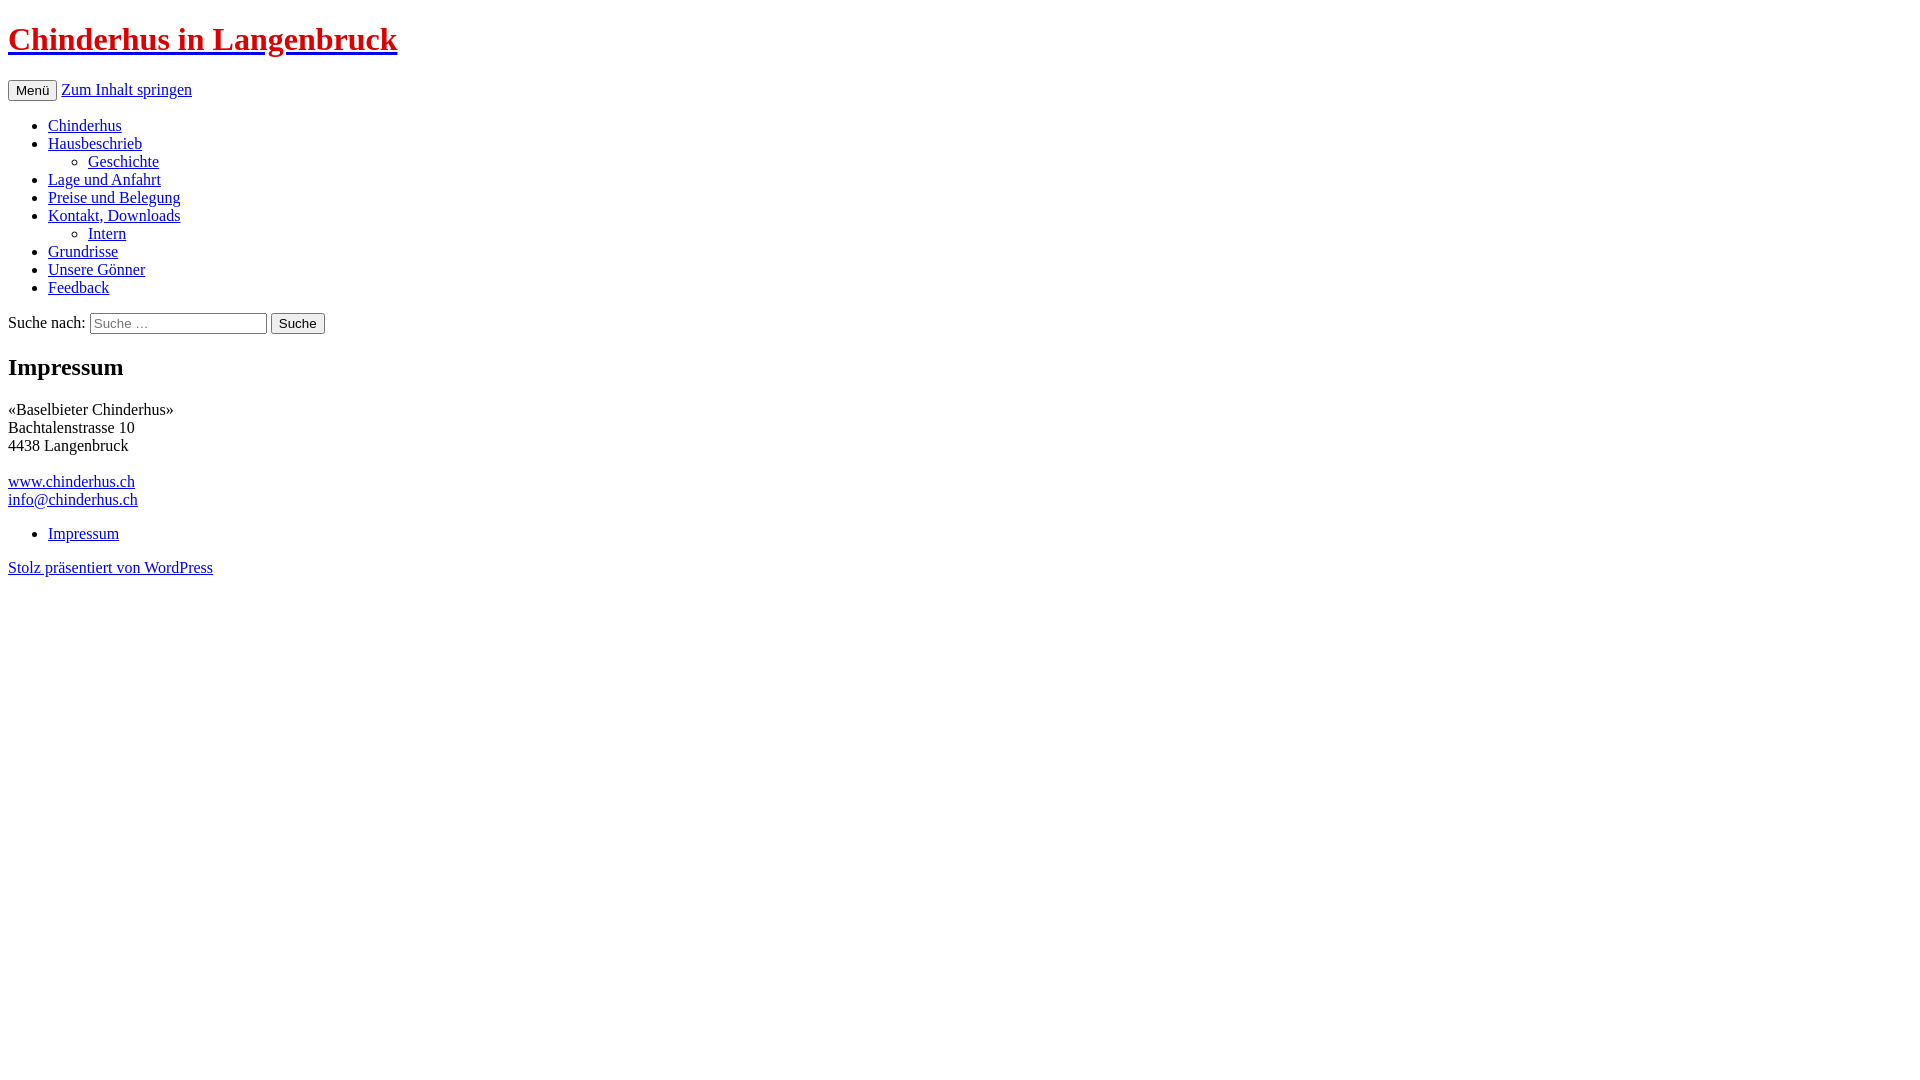 The width and height of the screenshot is (1920, 1080). What do you see at coordinates (8, 39) in the screenshot?
I see `'Chinderhus in Langenbruck'` at bounding box center [8, 39].